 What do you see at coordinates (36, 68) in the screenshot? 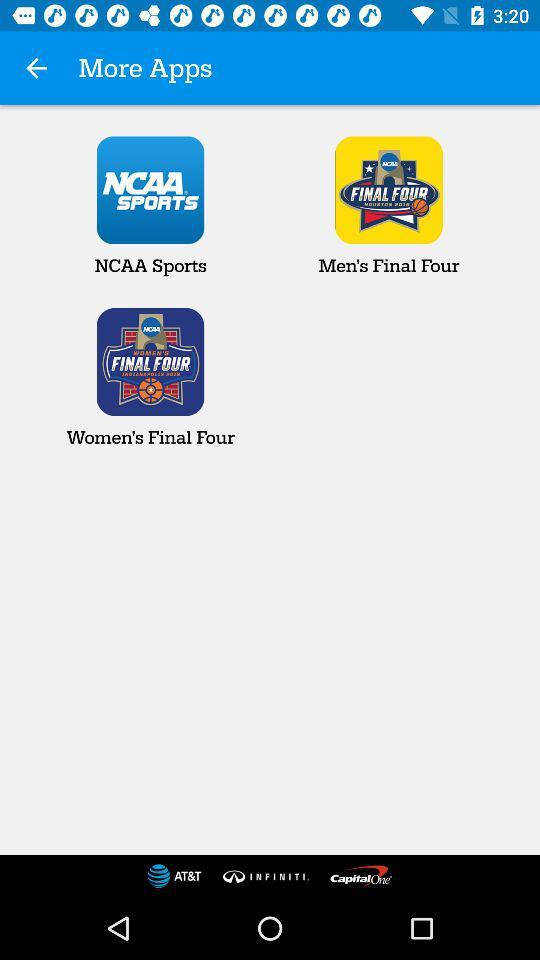
I see `icon above the women s final item` at bounding box center [36, 68].